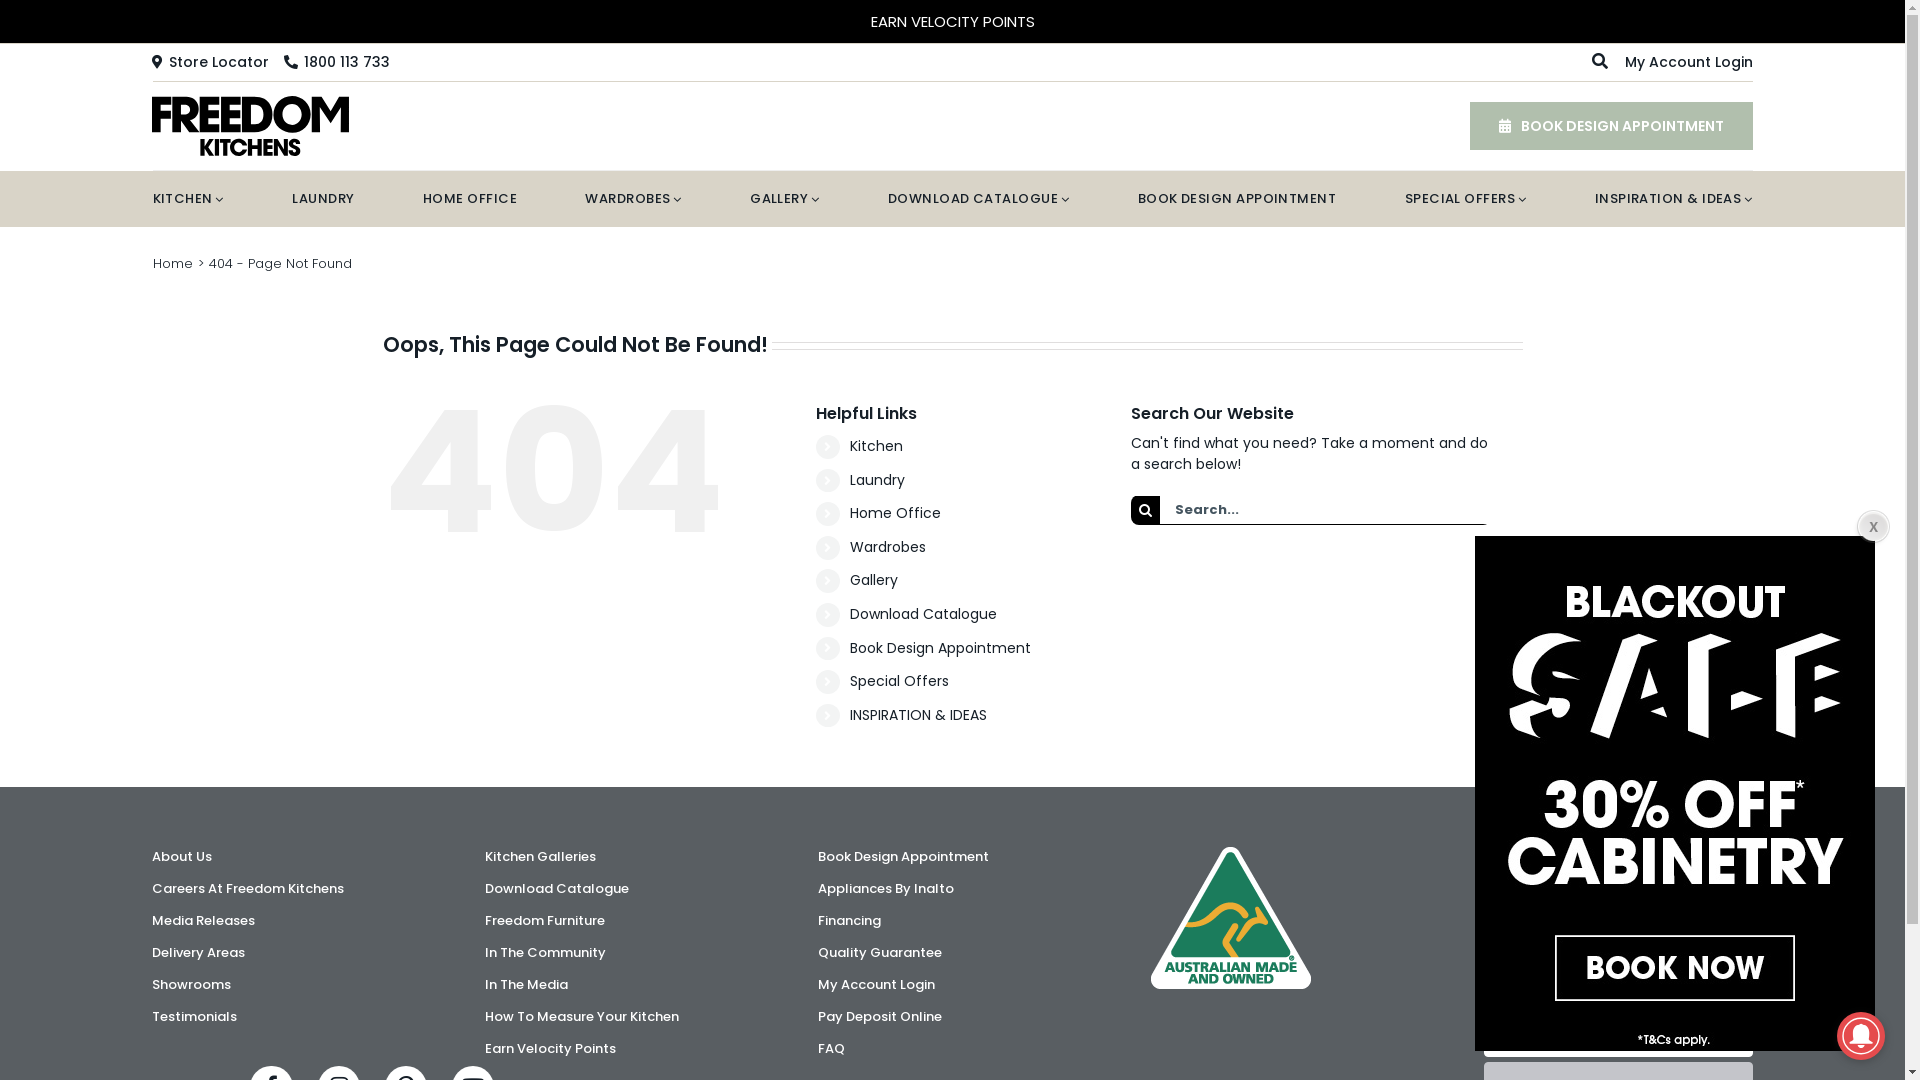  I want to click on 'LAUNDRY', so click(322, 199).